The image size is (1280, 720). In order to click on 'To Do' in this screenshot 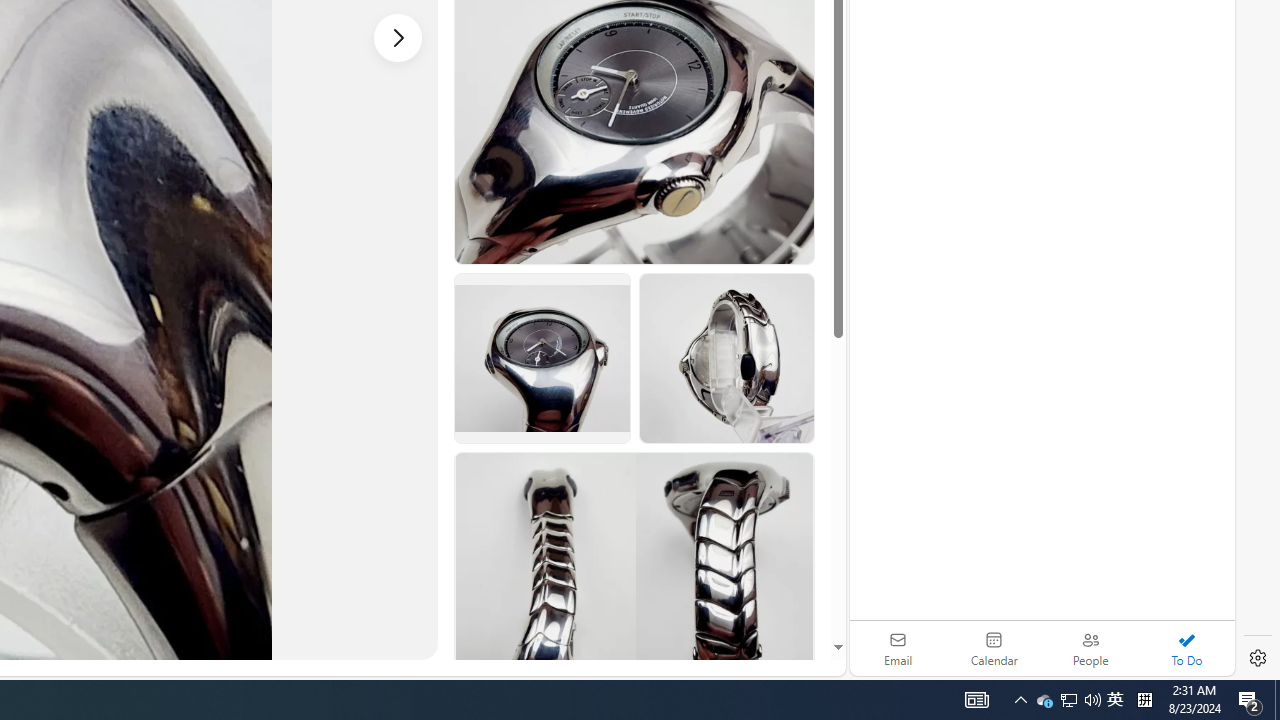, I will do `click(1186, 648)`.